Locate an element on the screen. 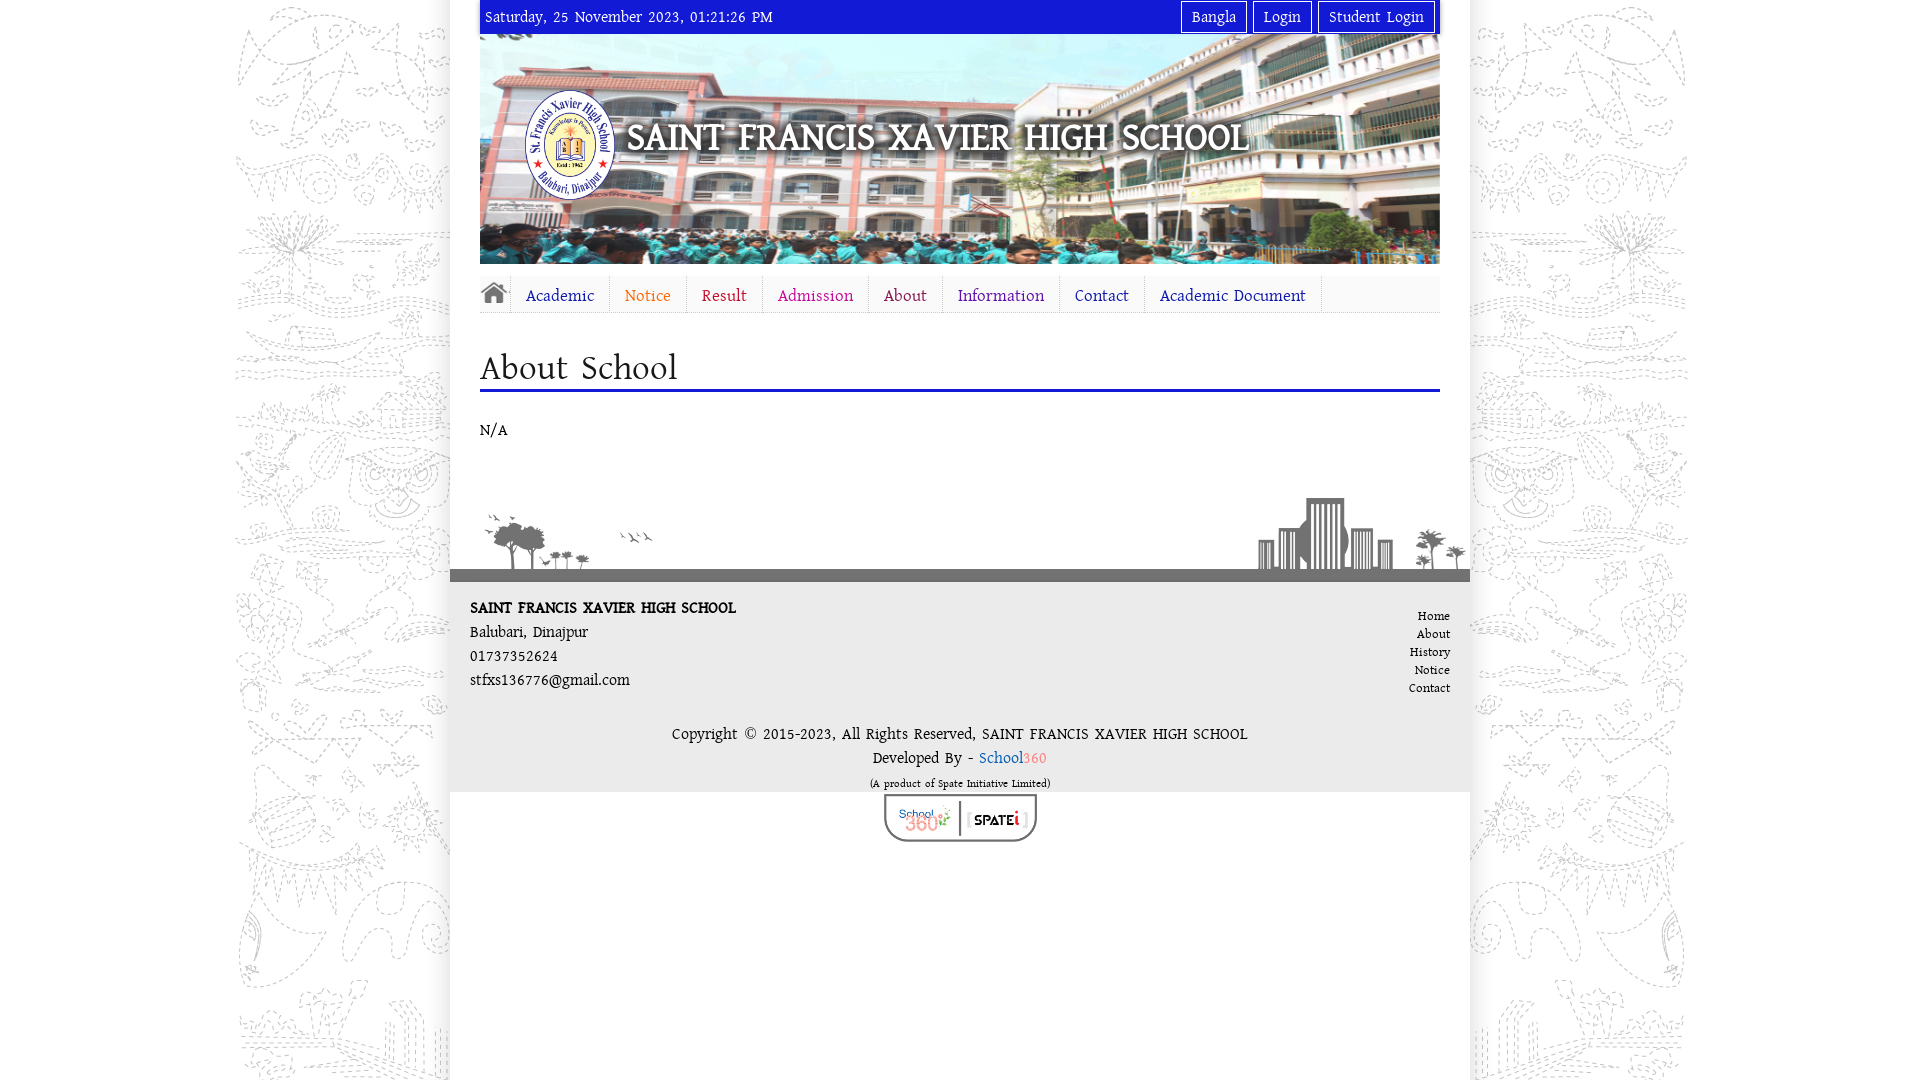  'About' is located at coordinates (1415, 633).